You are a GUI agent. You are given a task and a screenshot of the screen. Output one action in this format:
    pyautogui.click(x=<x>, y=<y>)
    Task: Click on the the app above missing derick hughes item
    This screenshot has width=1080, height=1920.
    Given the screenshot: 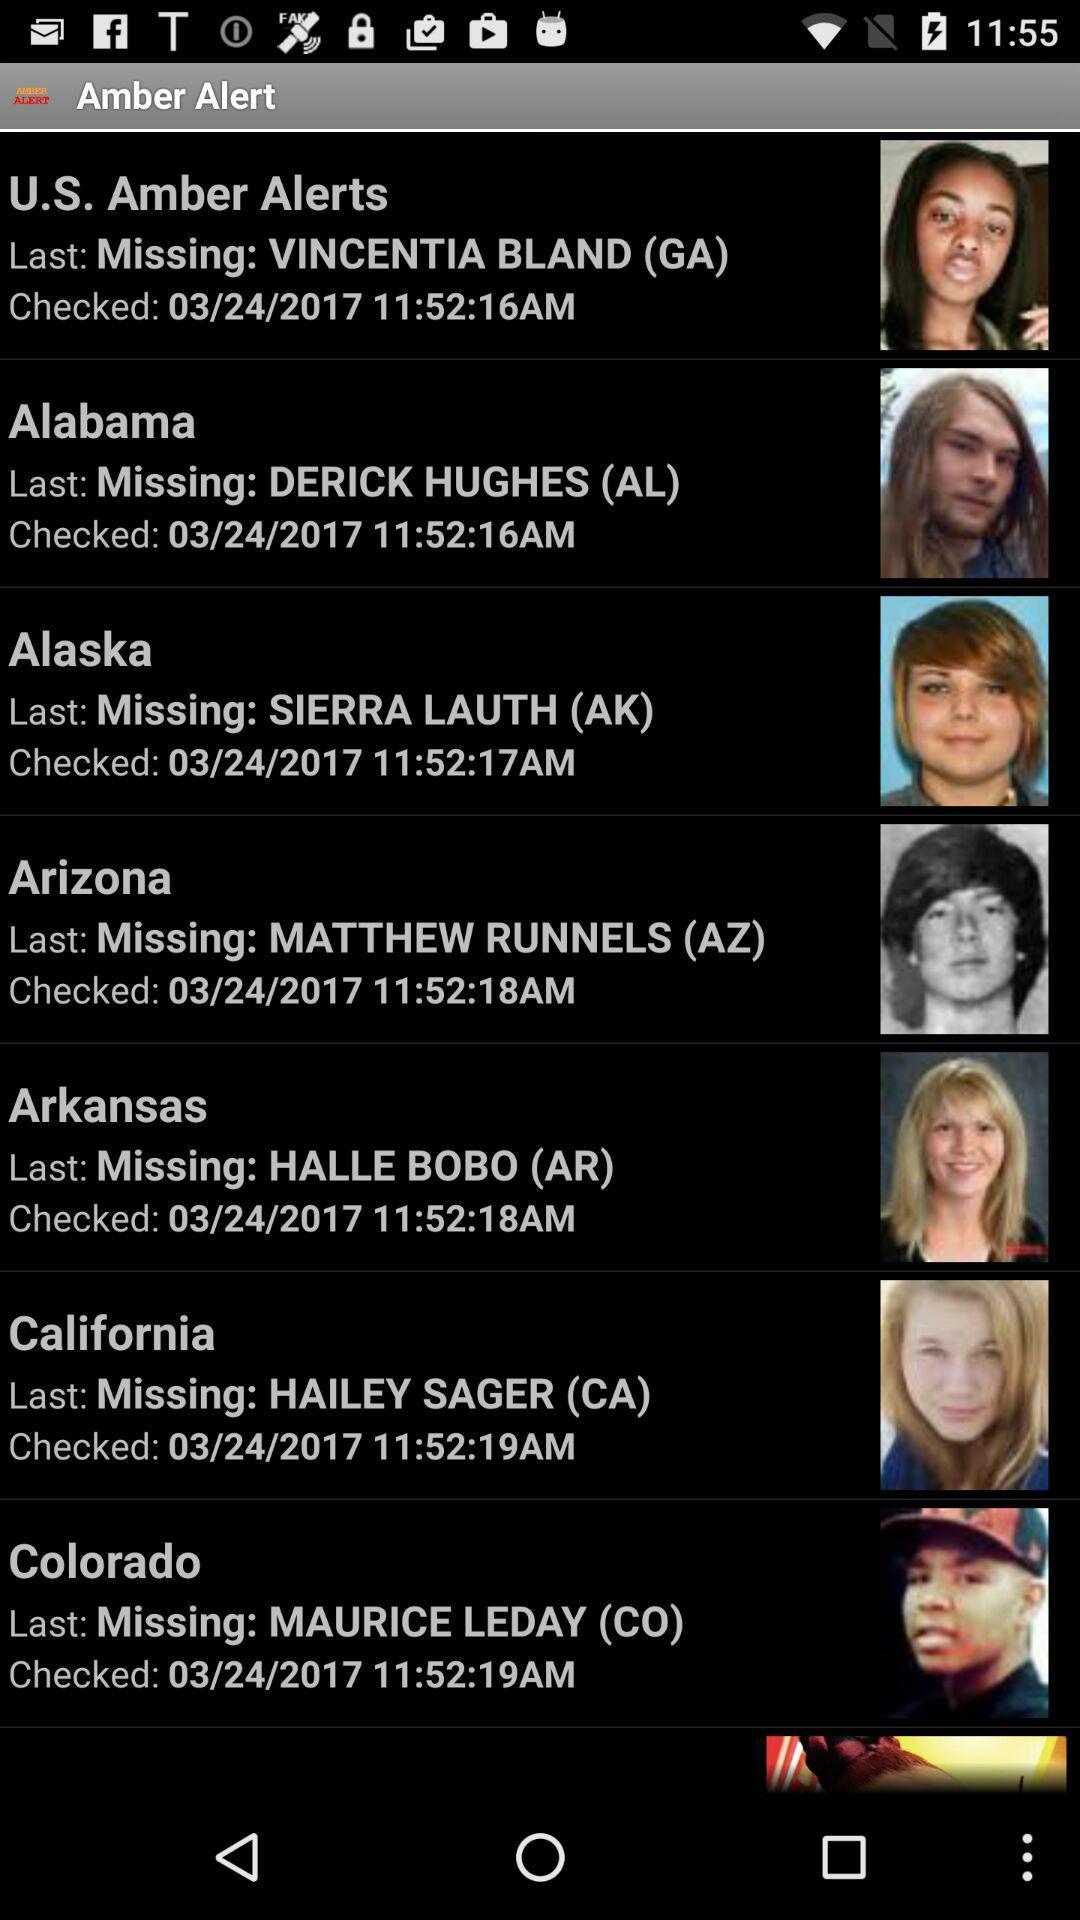 What is the action you would take?
    pyautogui.click(x=434, y=418)
    